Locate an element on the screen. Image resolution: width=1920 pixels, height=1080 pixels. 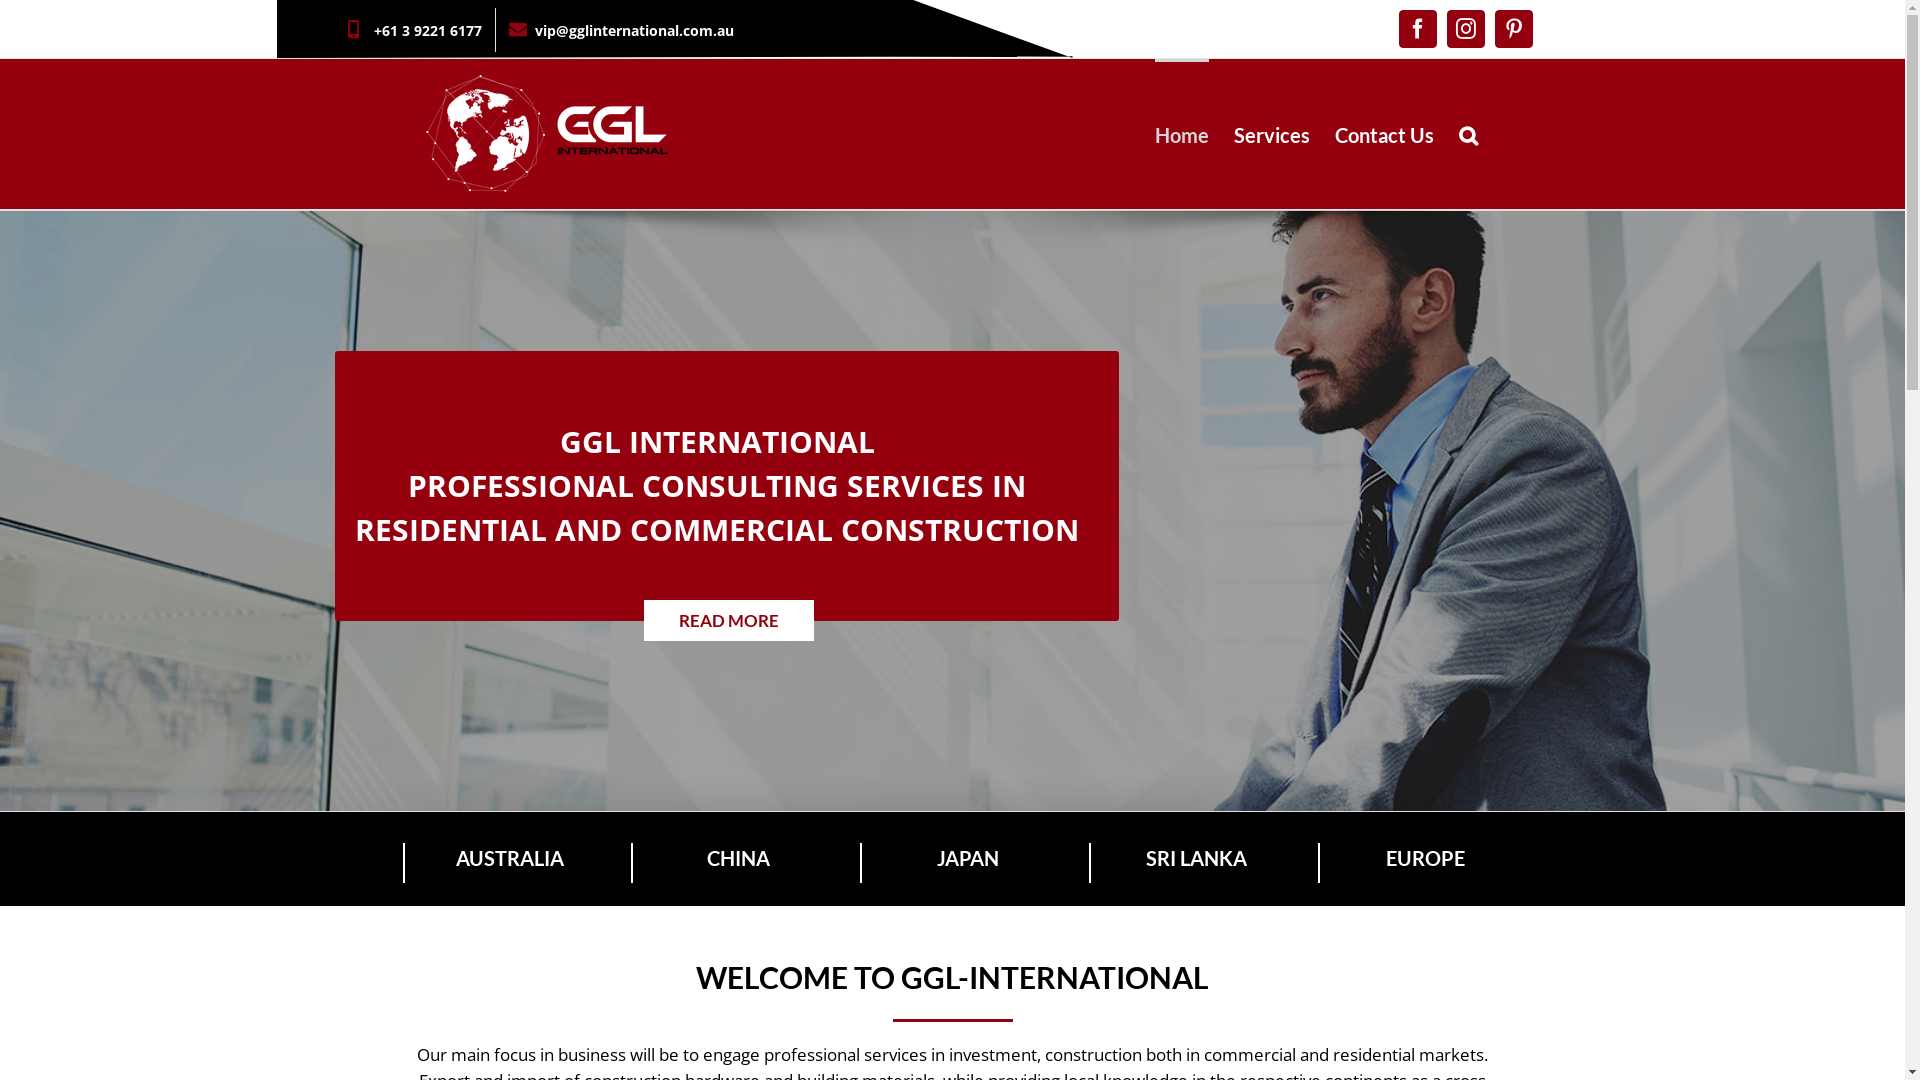
'Contact Us' is located at coordinates (1334, 134).